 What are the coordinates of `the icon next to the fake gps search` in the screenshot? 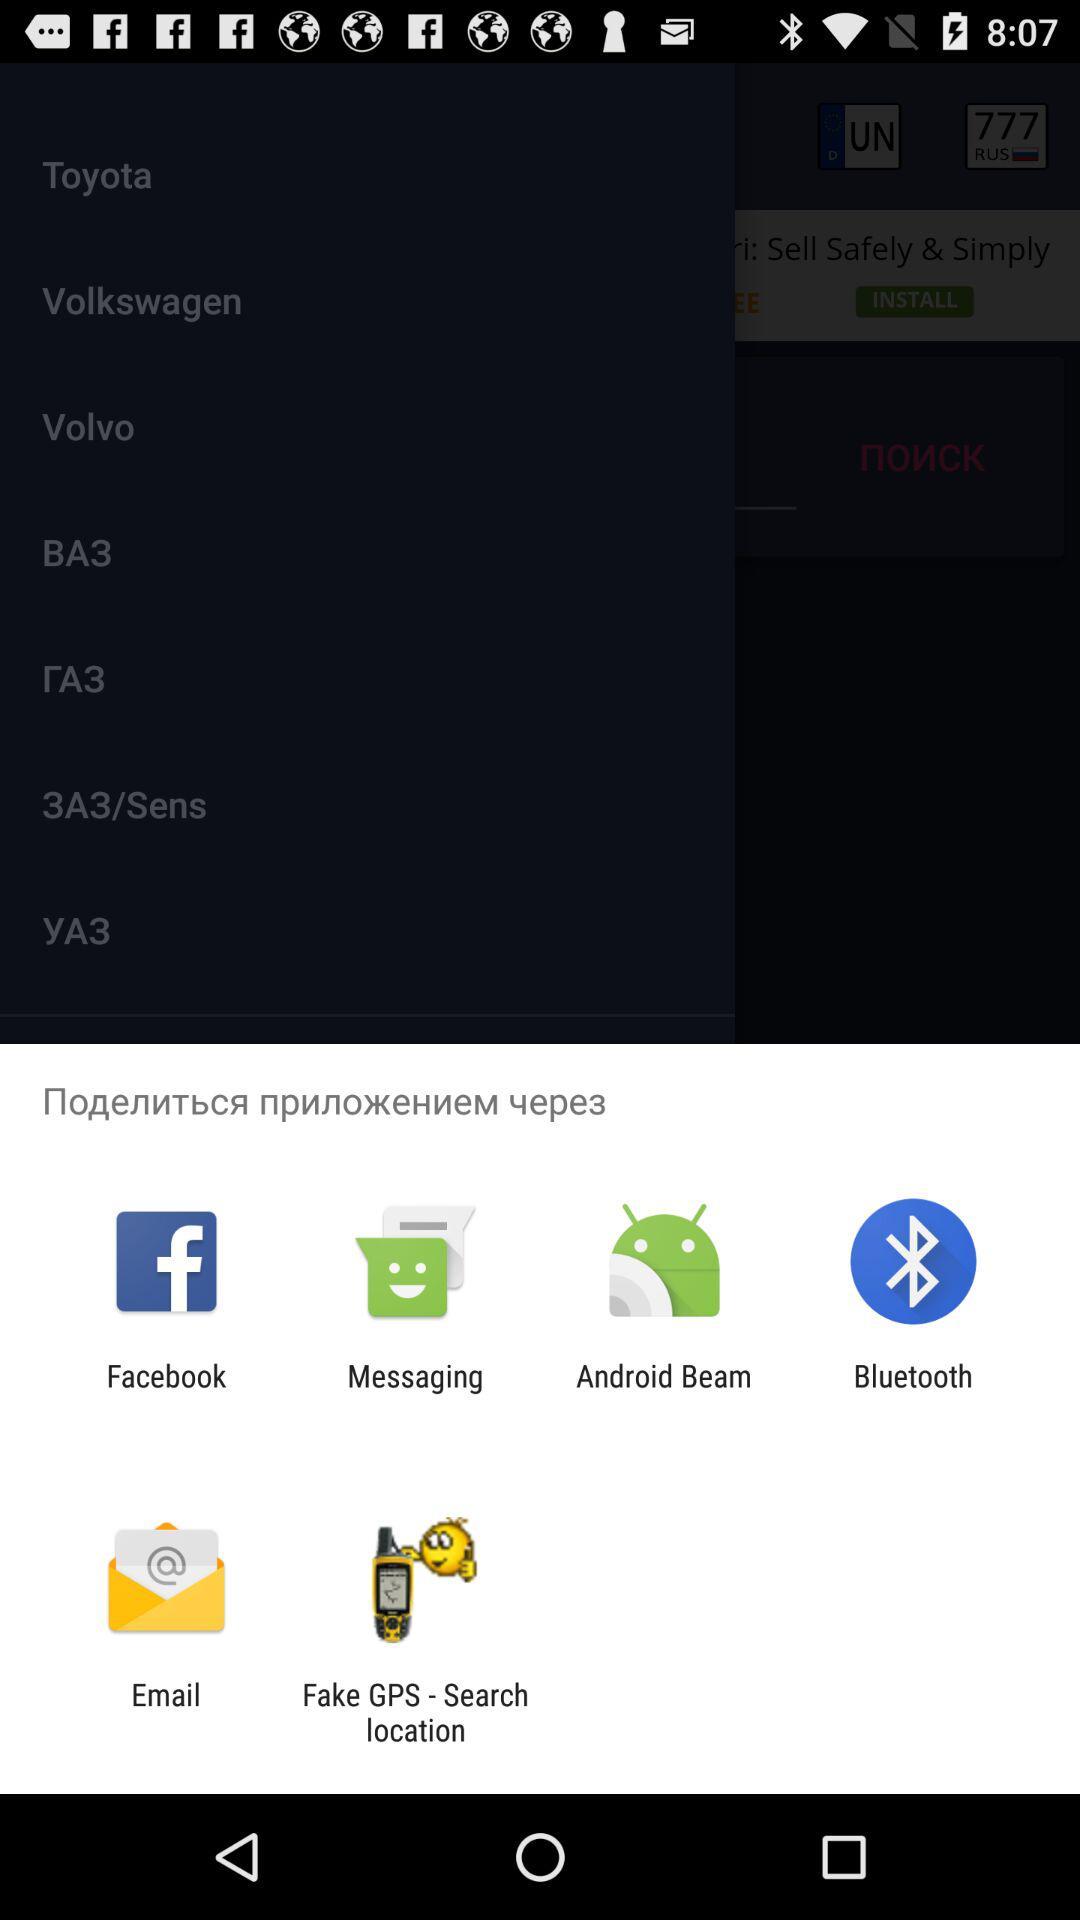 It's located at (165, 1711).